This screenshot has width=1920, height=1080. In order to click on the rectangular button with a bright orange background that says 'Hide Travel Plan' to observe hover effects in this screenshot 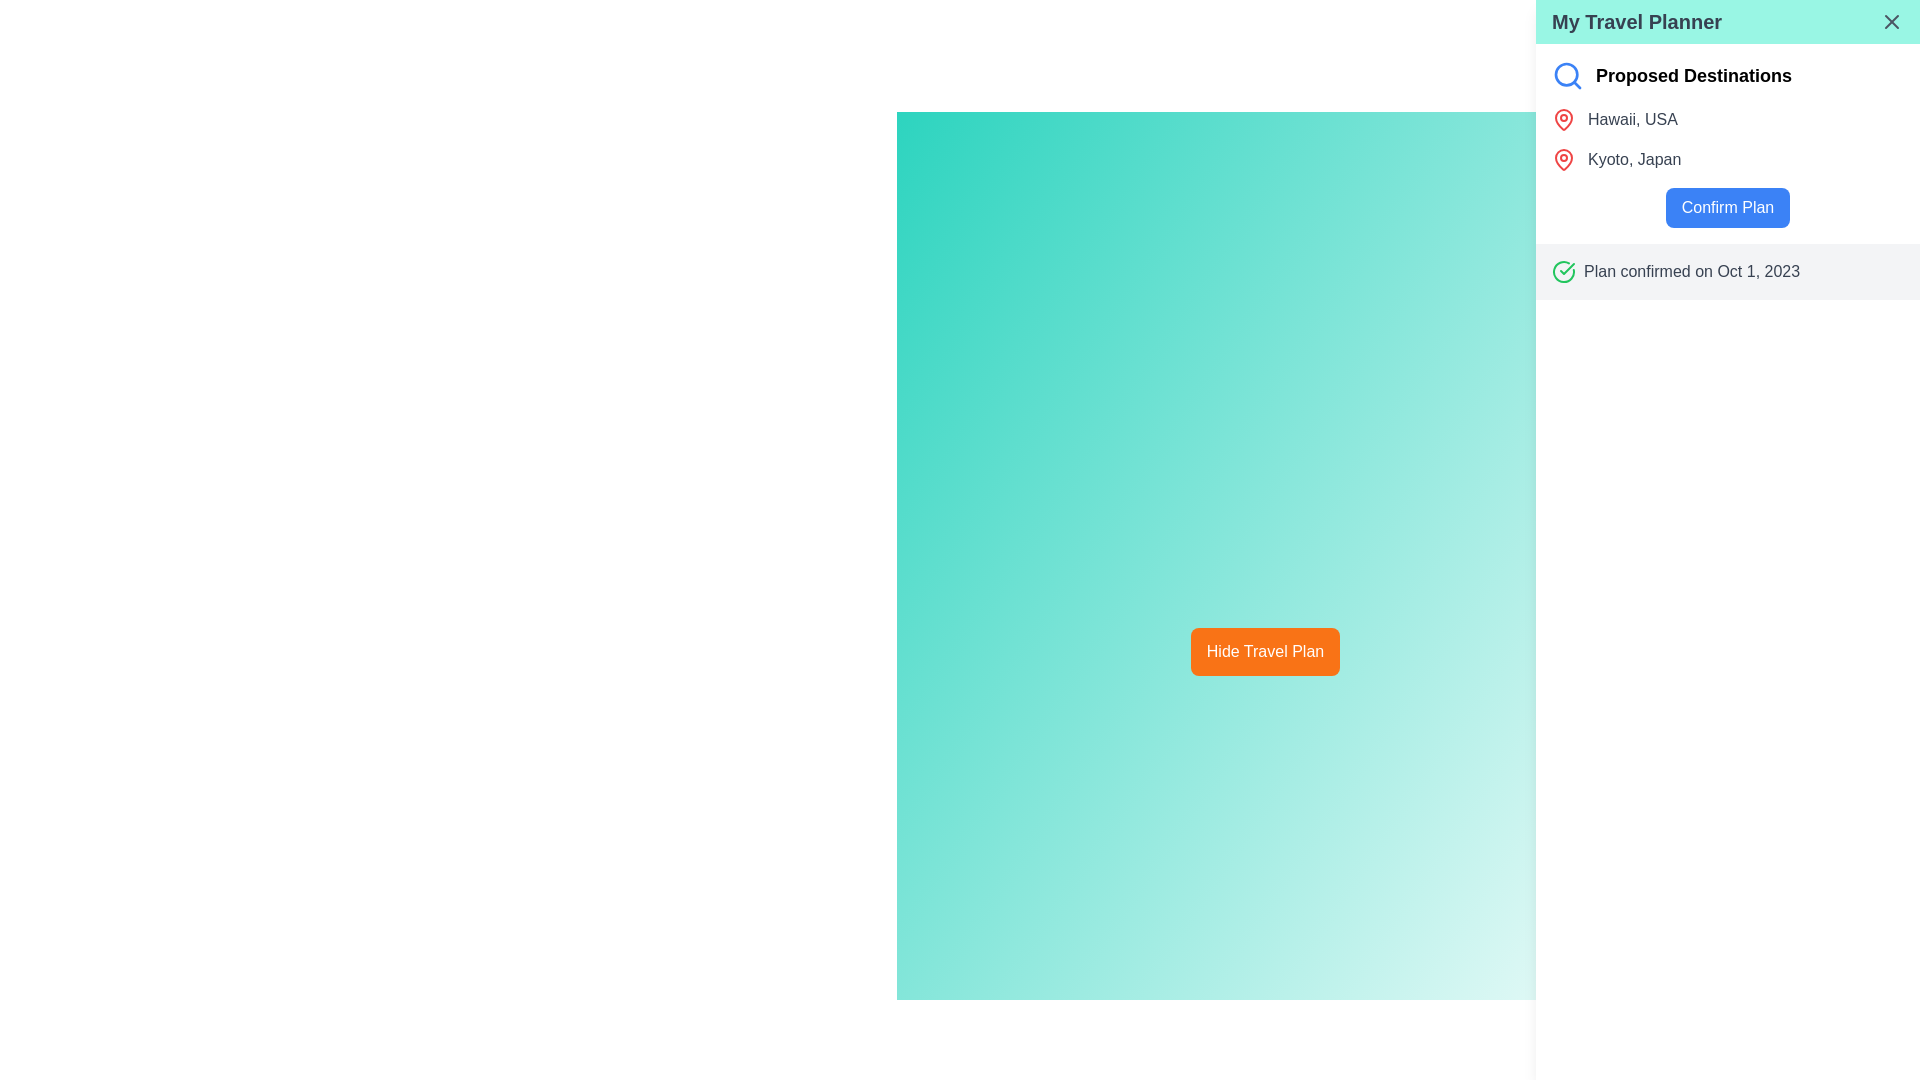, I will do `click(1264, 651)`.